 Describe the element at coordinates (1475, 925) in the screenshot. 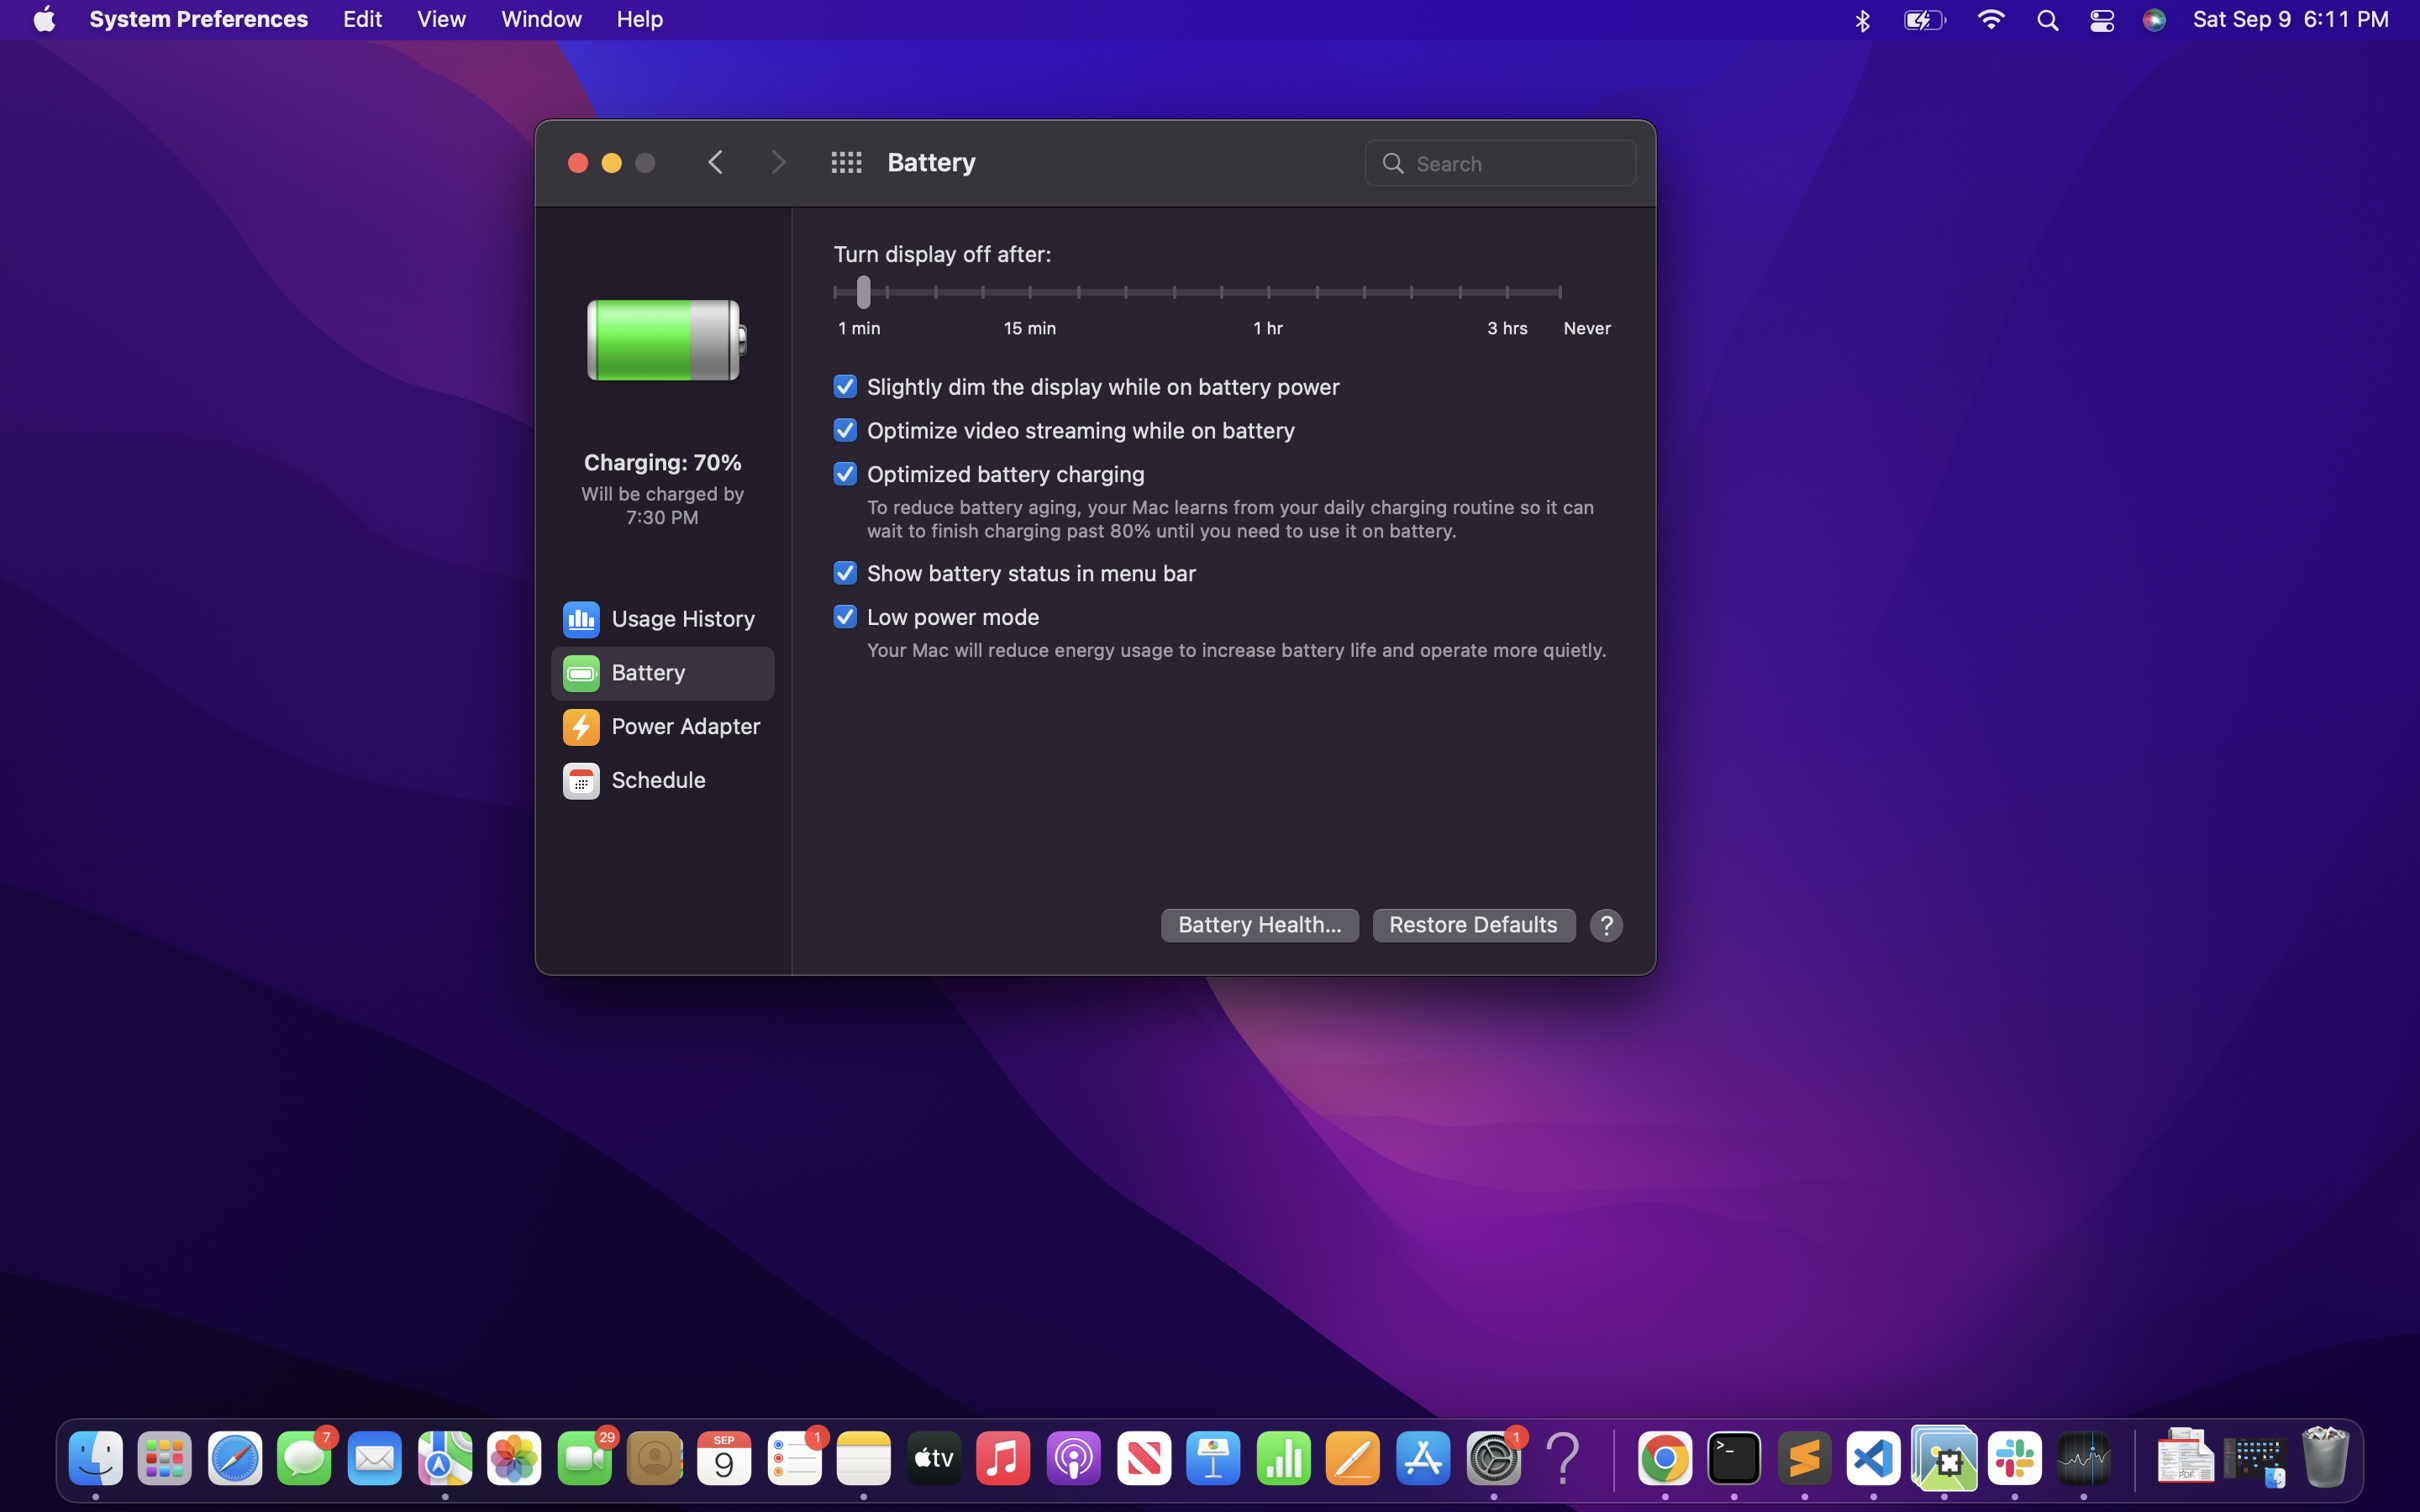

I see `all preferences to their original status` at that location.